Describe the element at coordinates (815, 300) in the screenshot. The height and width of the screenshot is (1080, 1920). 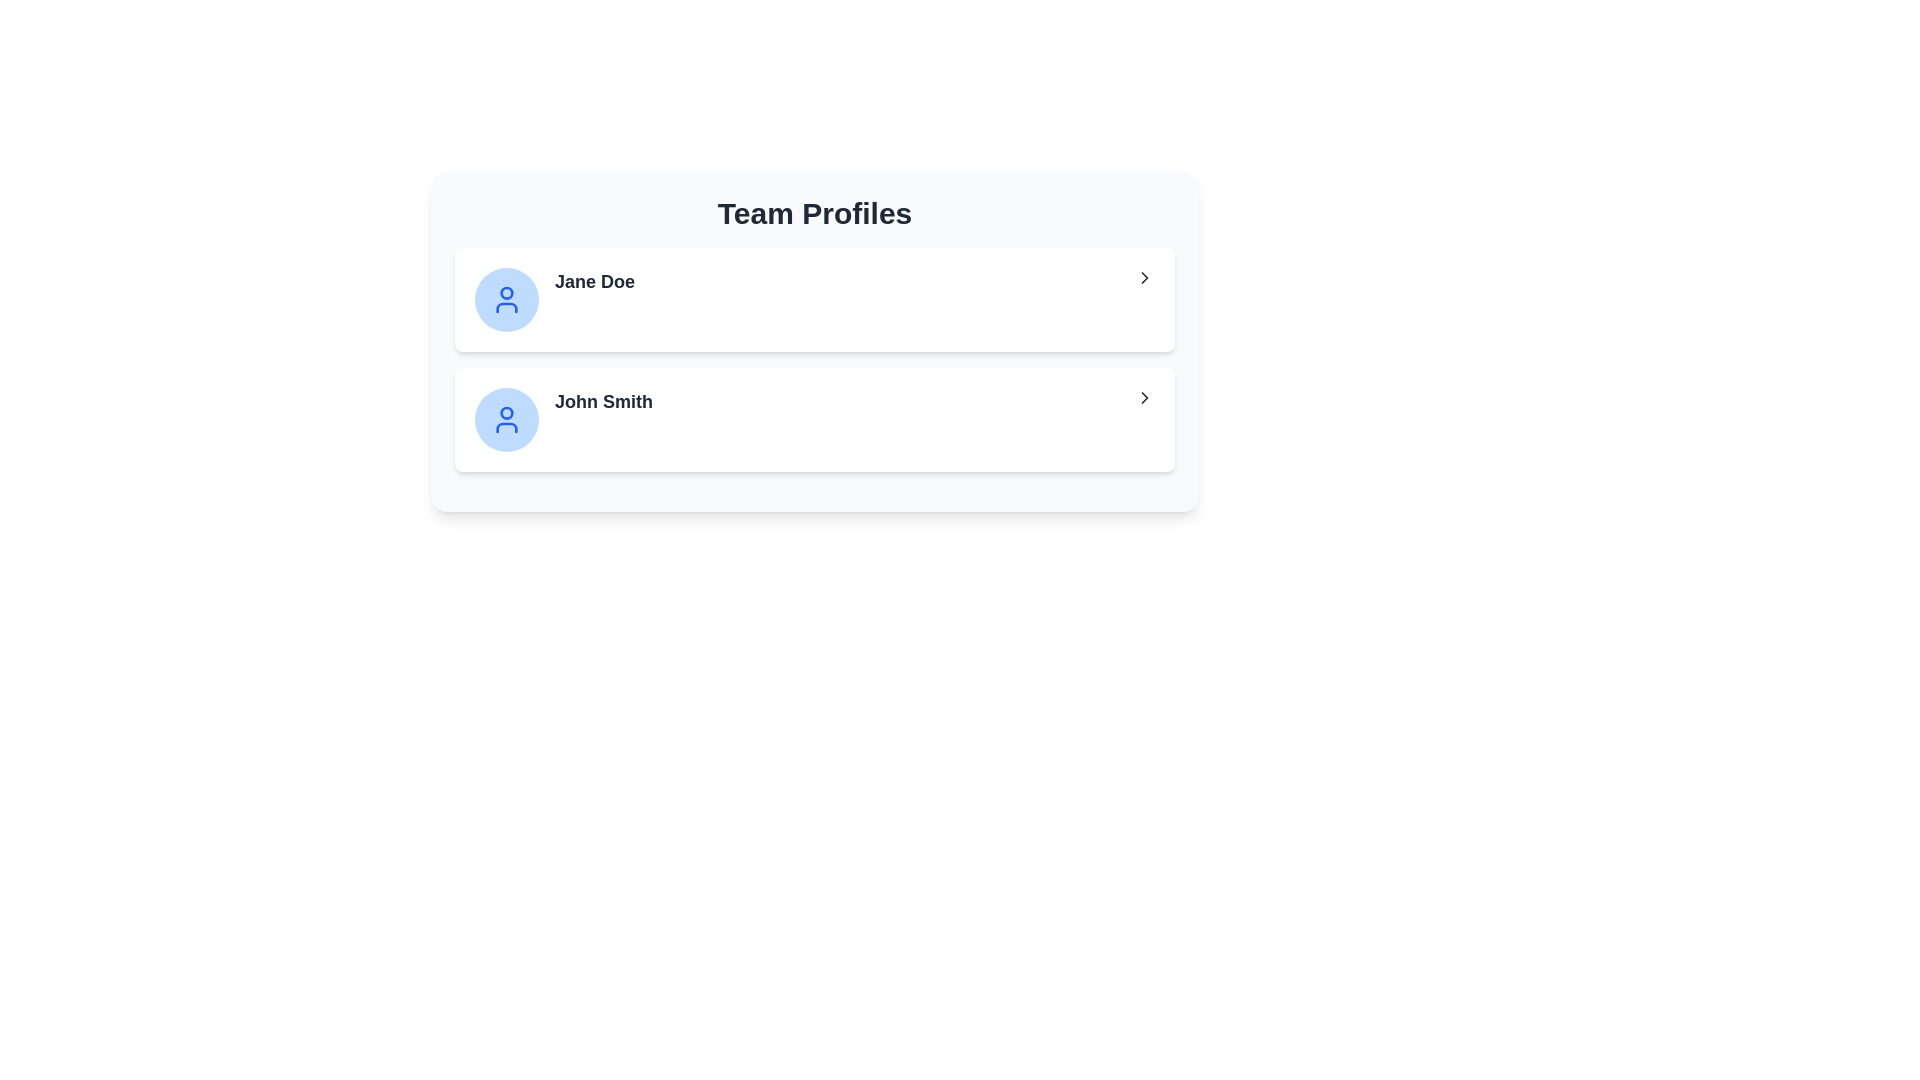
I see `the first Profile entry labeled 'Jane Doe' within the 'Team Profiles' section` at that location.